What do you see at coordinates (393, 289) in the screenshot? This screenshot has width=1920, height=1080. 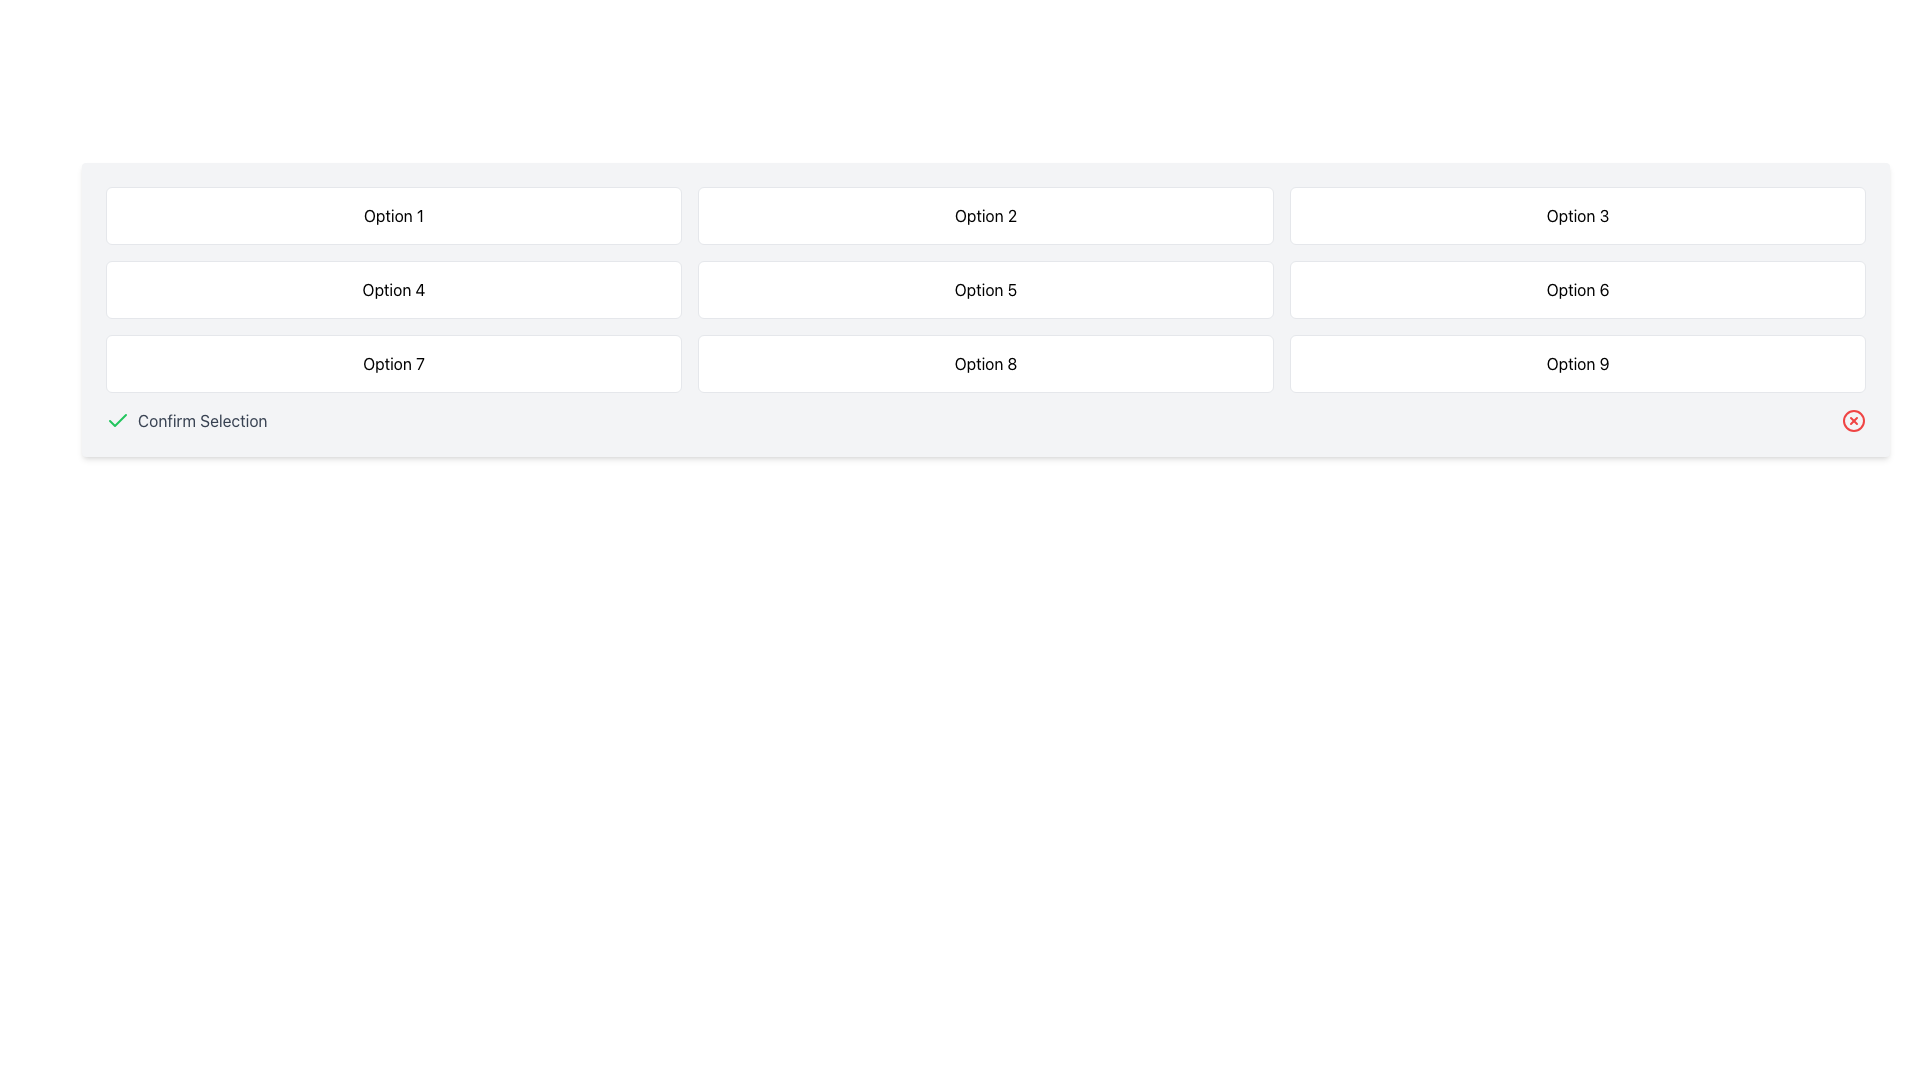 I see `the button labeled 'Option 4', which is a rectangular button with a white background and rounded corners` at bounding box center [393, 289].